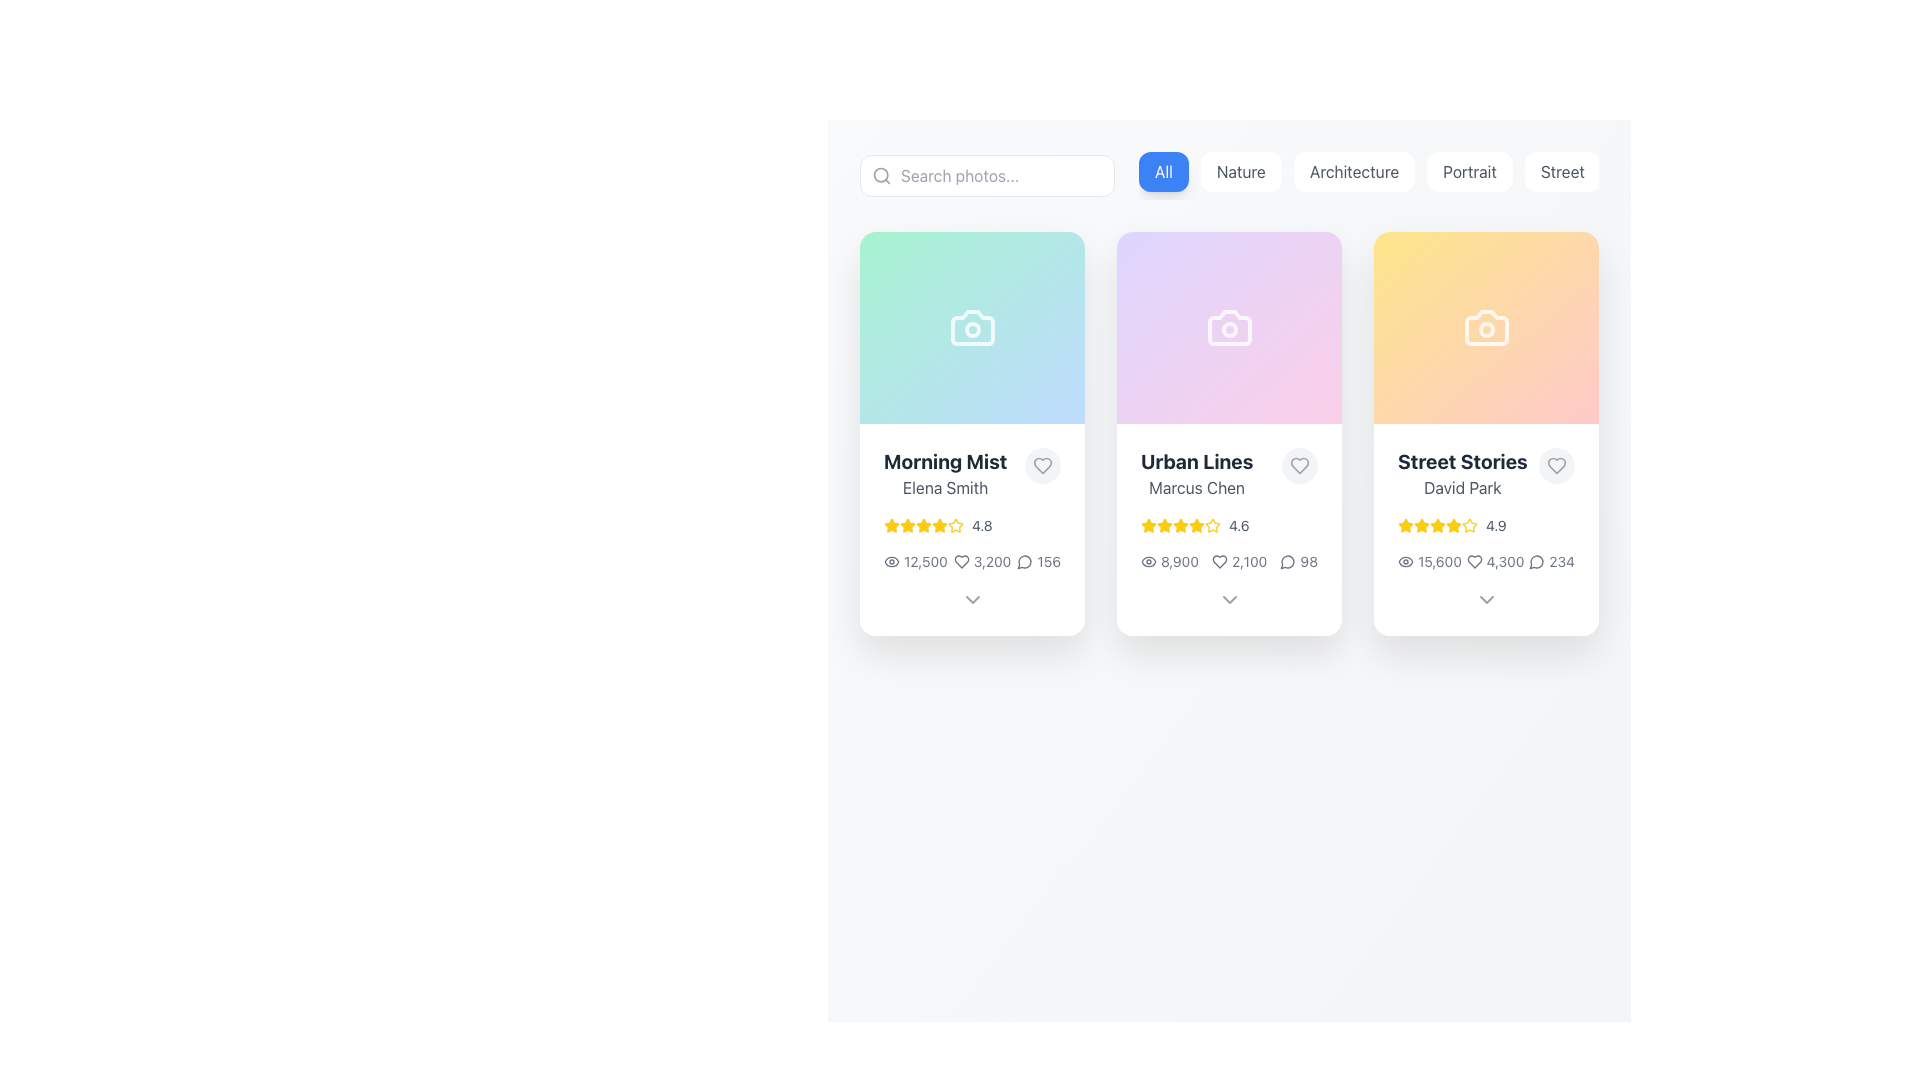  Describe the element at coordinates (891, 562) in the screenshot. I see `the eye-shaped icon located just left of the text '12,500' in the lower section of the leftmost card` at that location.